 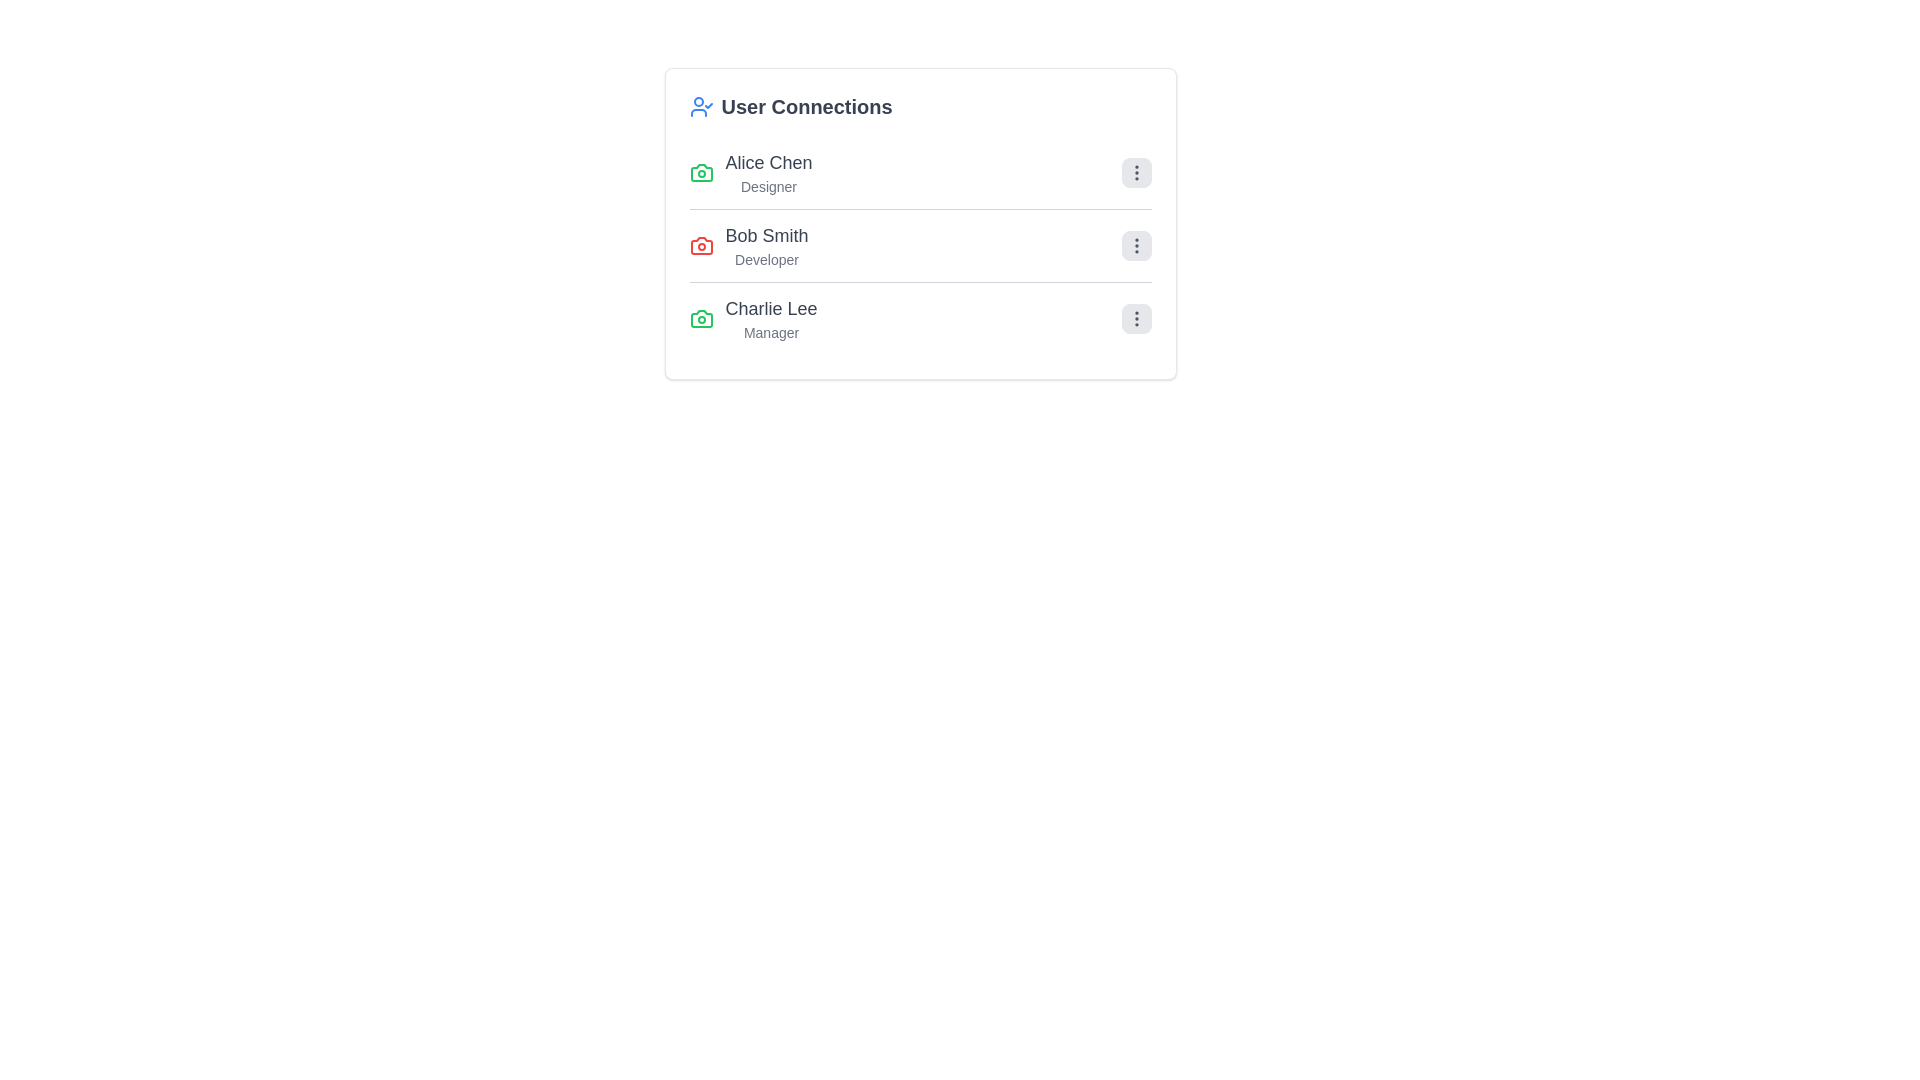 I want to click on the vertical ellipsis icon next to 'Alice Chen - Designer' in the 'User Connections' list, so click(x=1136, y=172).